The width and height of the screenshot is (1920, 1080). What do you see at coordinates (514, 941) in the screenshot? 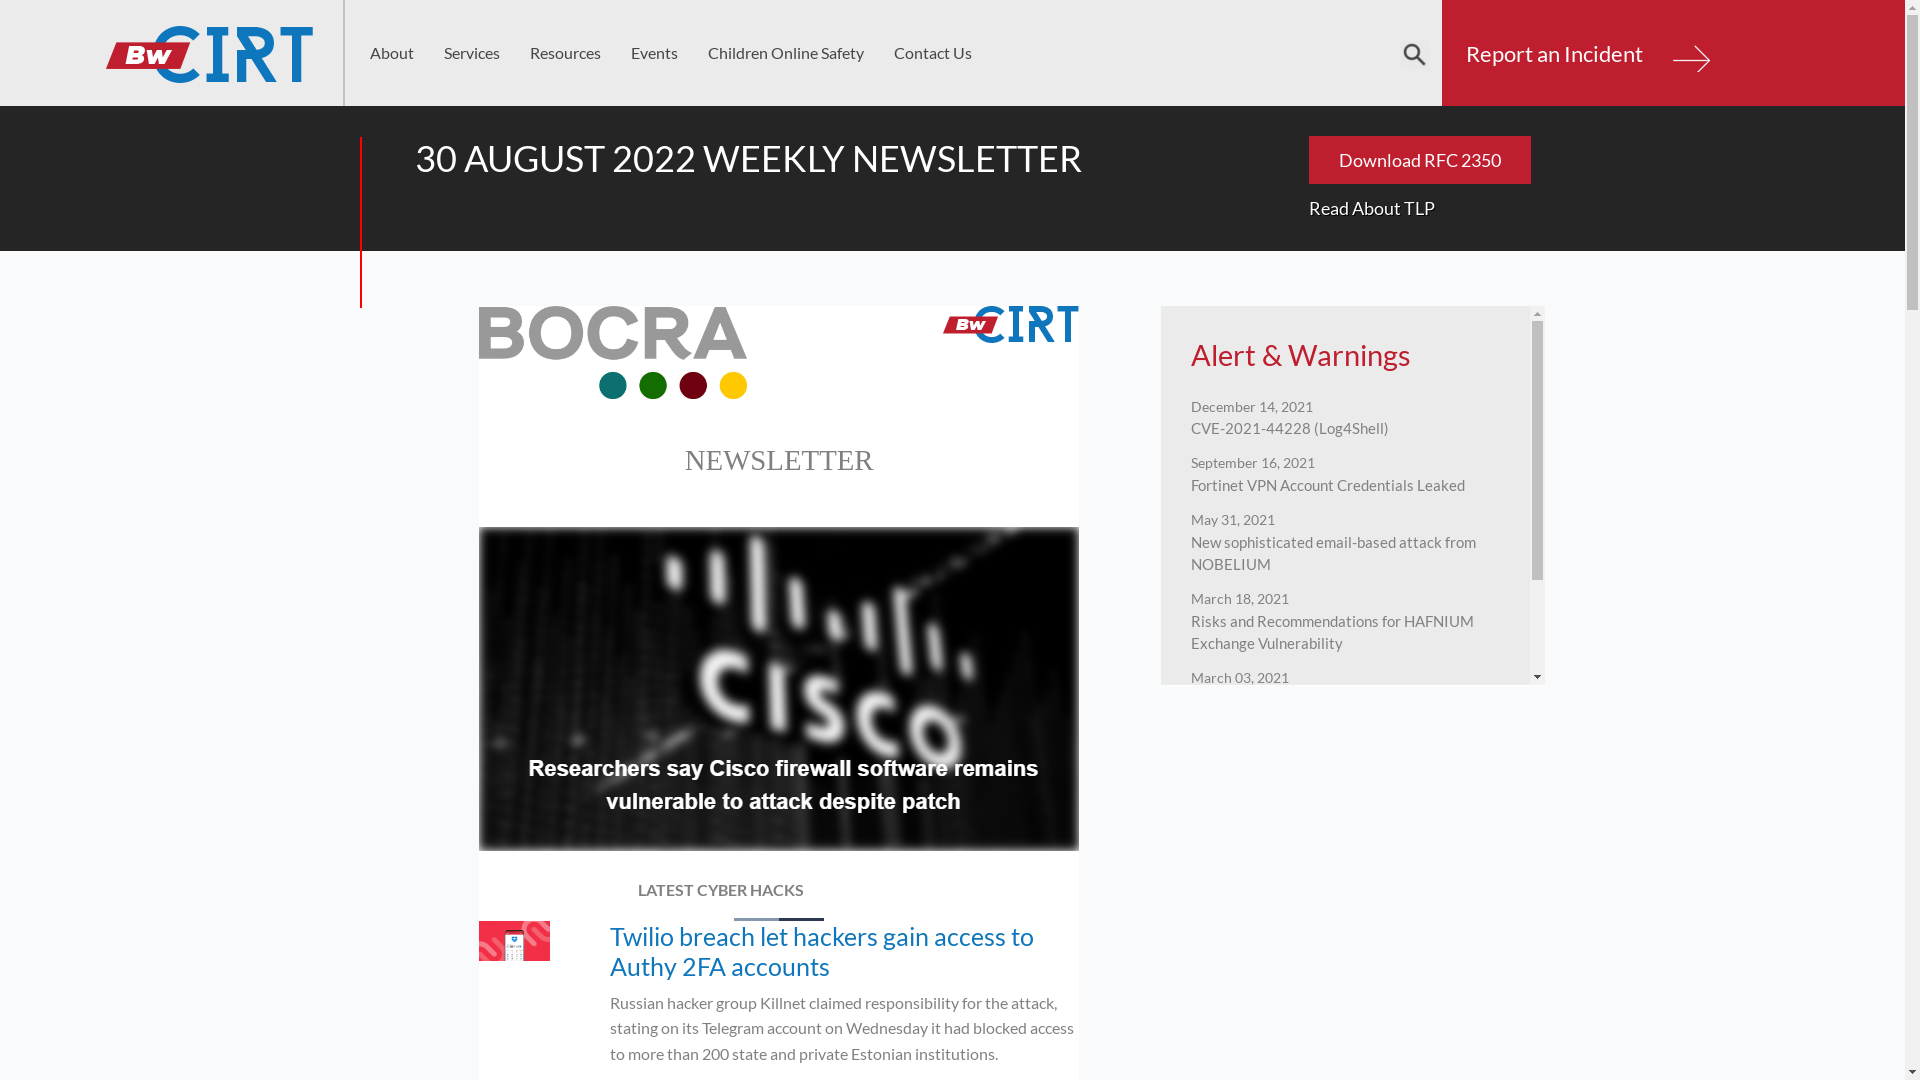
I see `'icon'` at bounding box center [514, 941].